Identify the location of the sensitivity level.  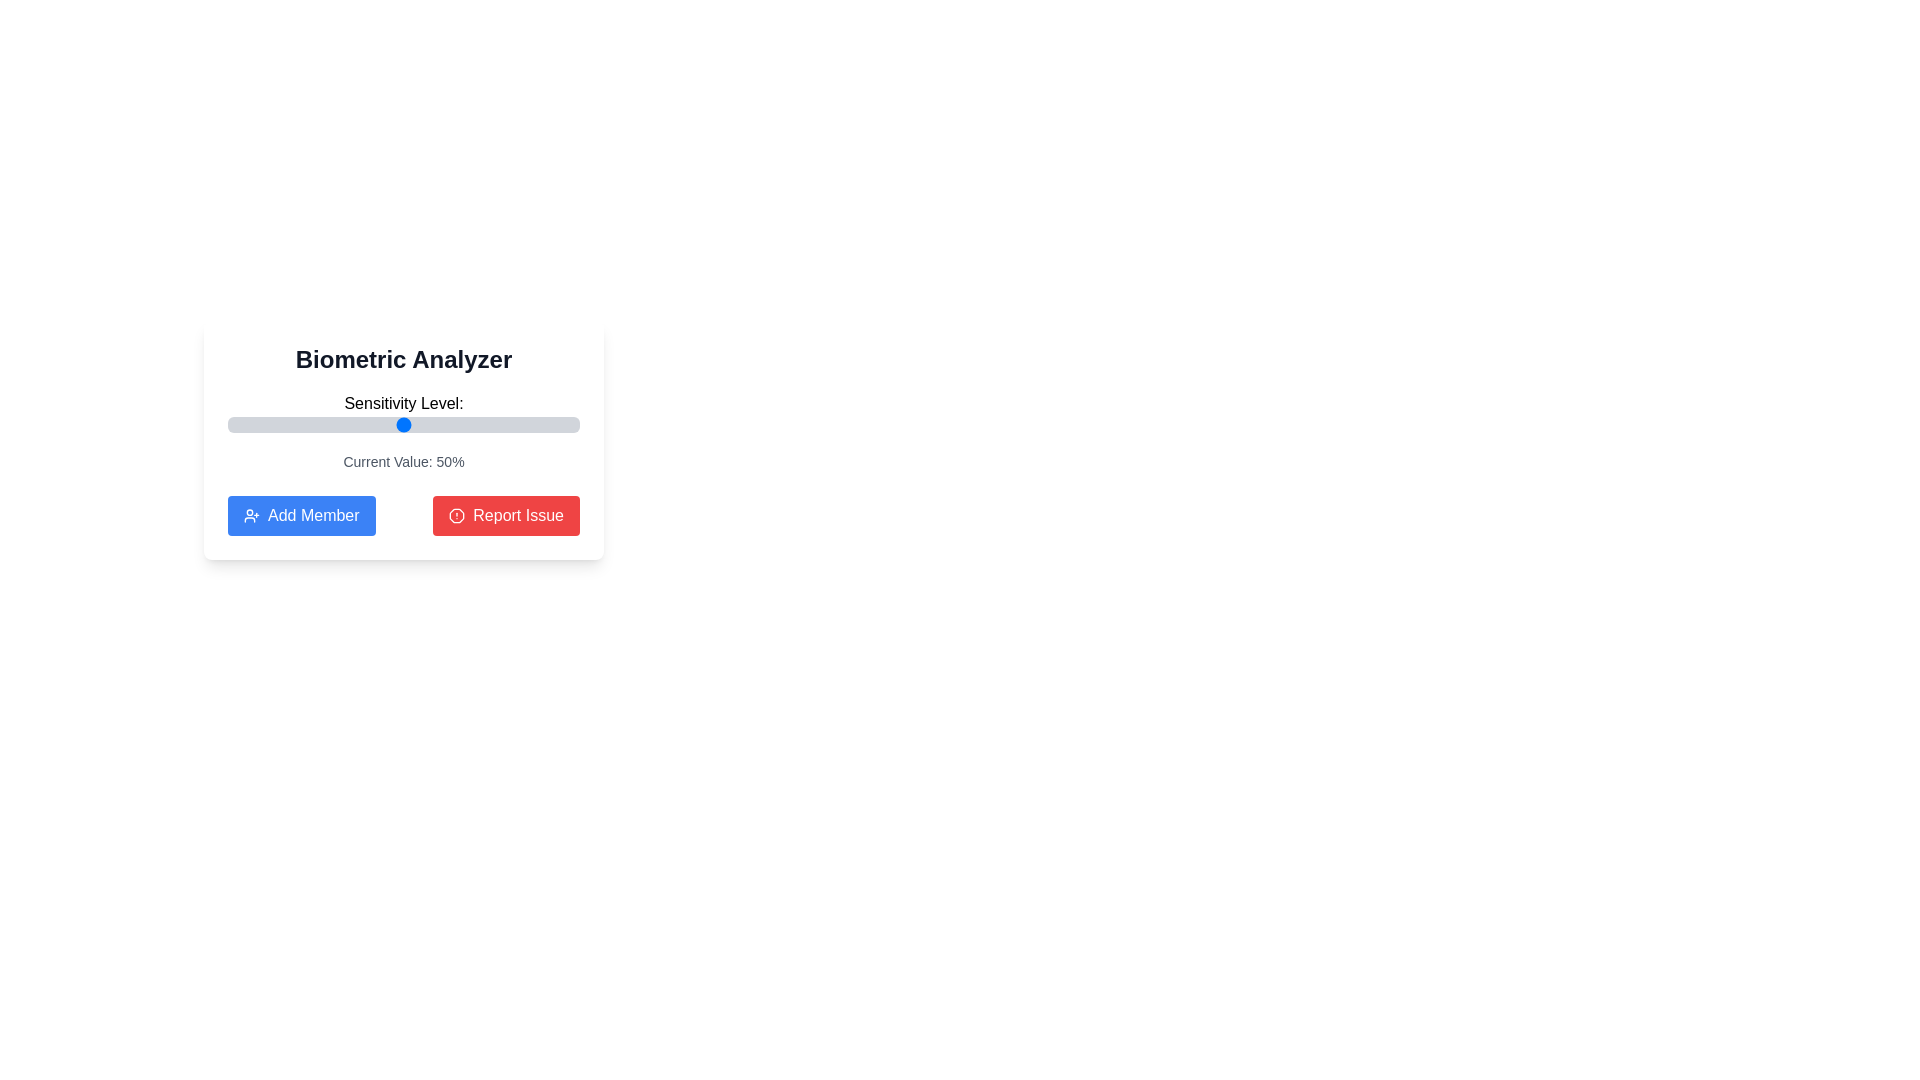
(527, 423).